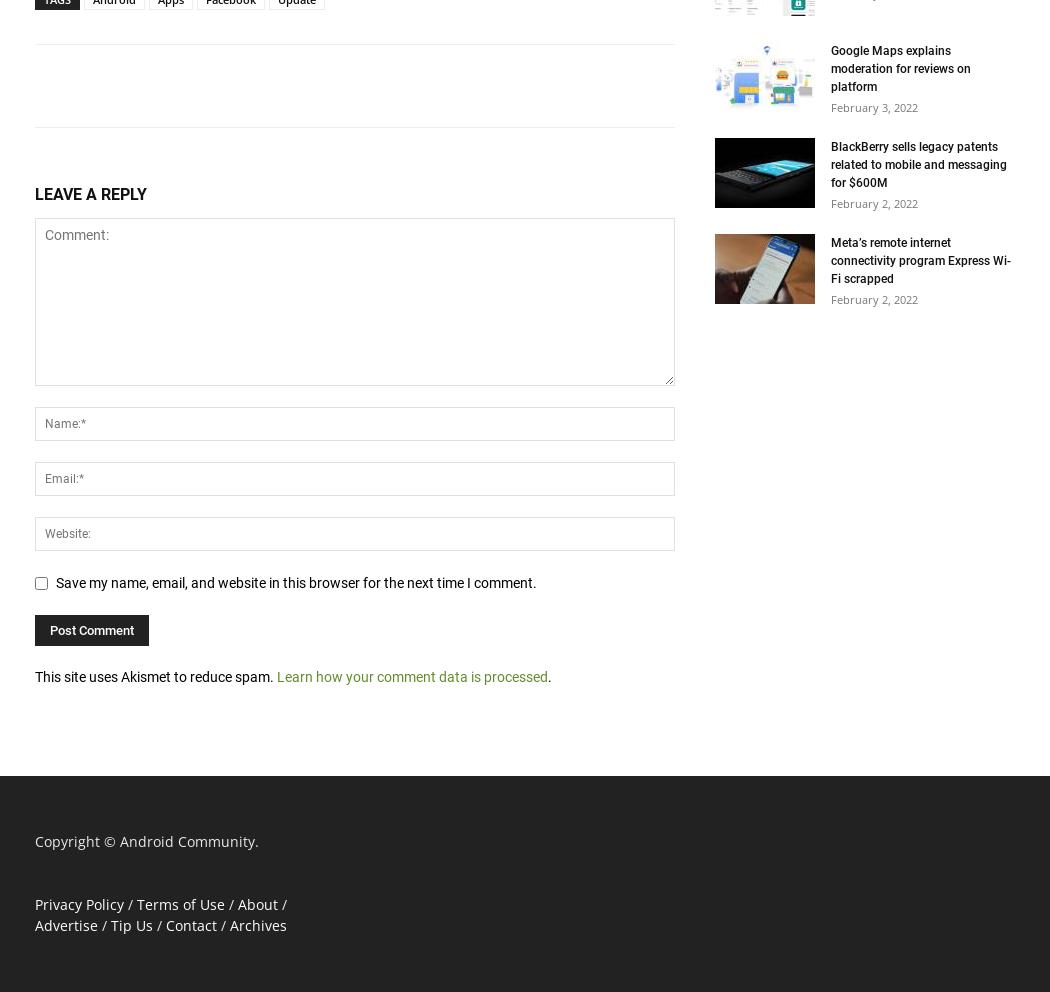  I want to click on 'Copyright © Android Community.', so click(146, 839).